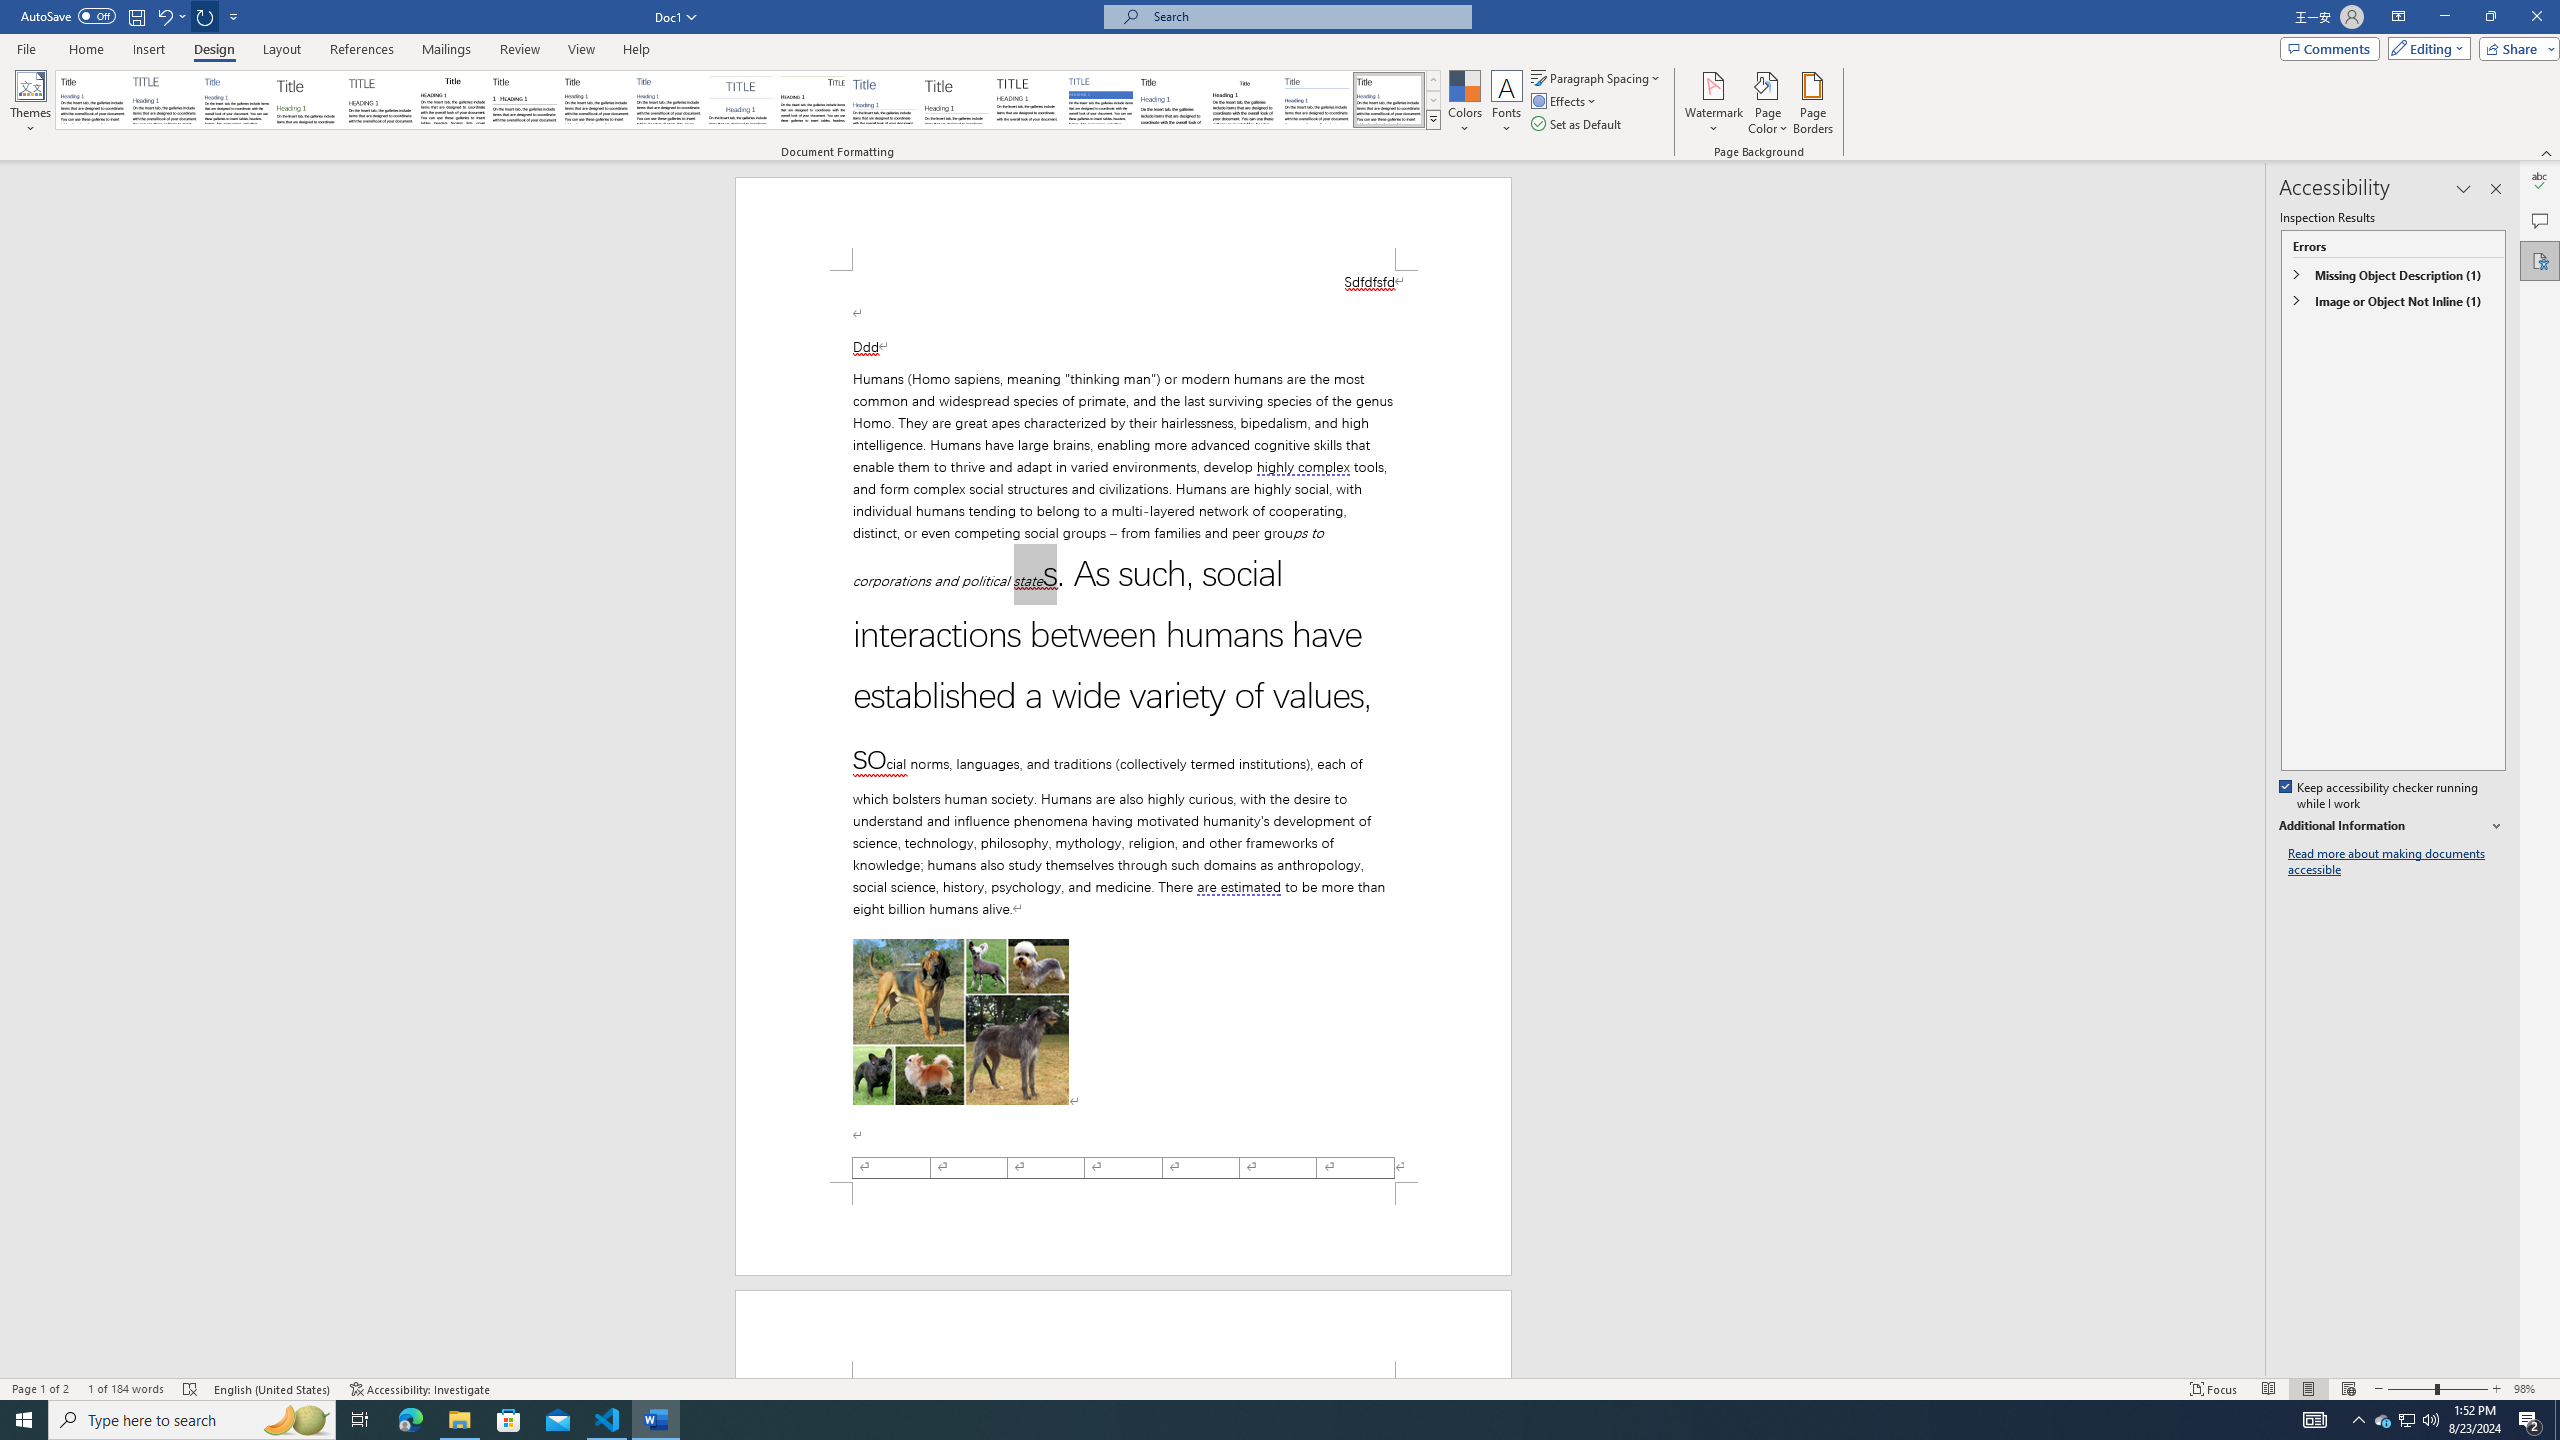 This screenshot has width=2560, height=1440. I want to click on 'Black & White (Word 2013)', so click(595, 99).